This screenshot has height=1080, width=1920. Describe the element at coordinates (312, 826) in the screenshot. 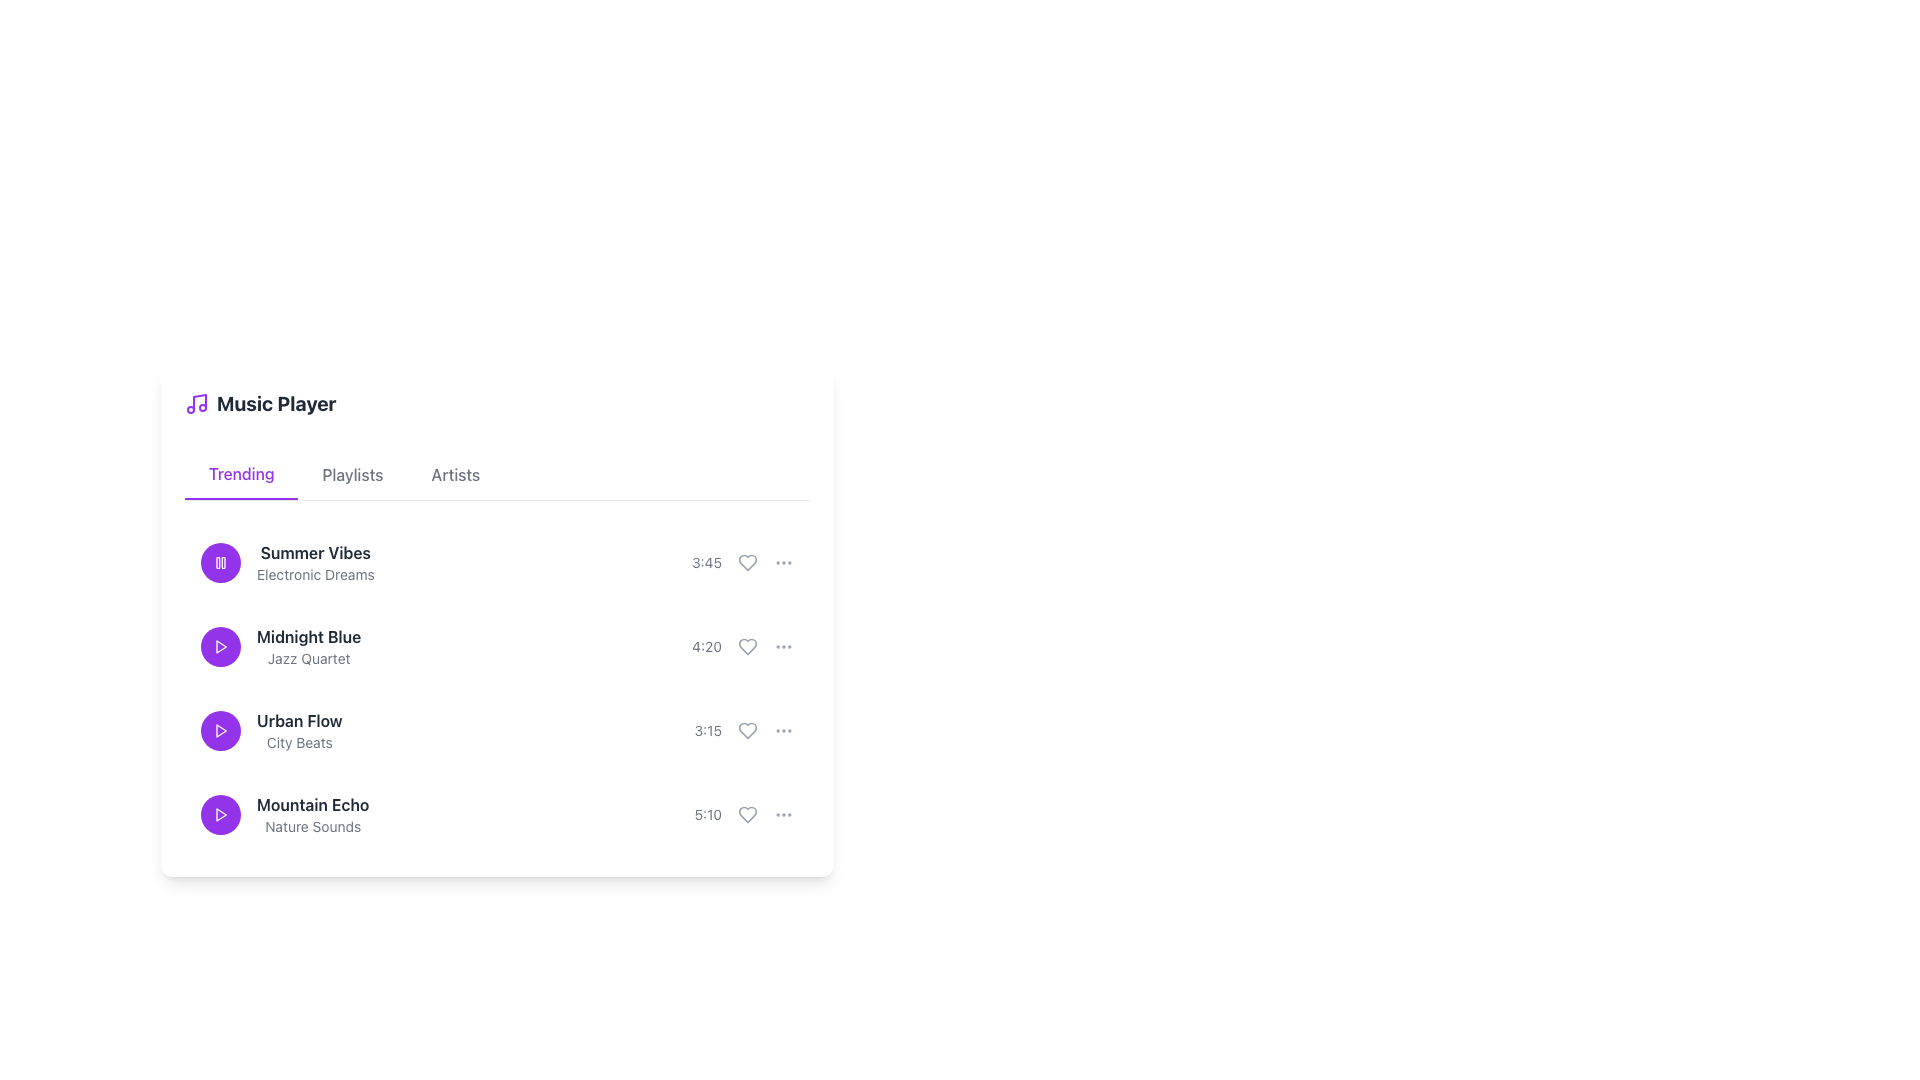

I see `the descriptive subtitle for the audio track titled 'Mountain Echo', located at the bottom of the vertical list in the 'Trending' tab of the music player interface` at that location.